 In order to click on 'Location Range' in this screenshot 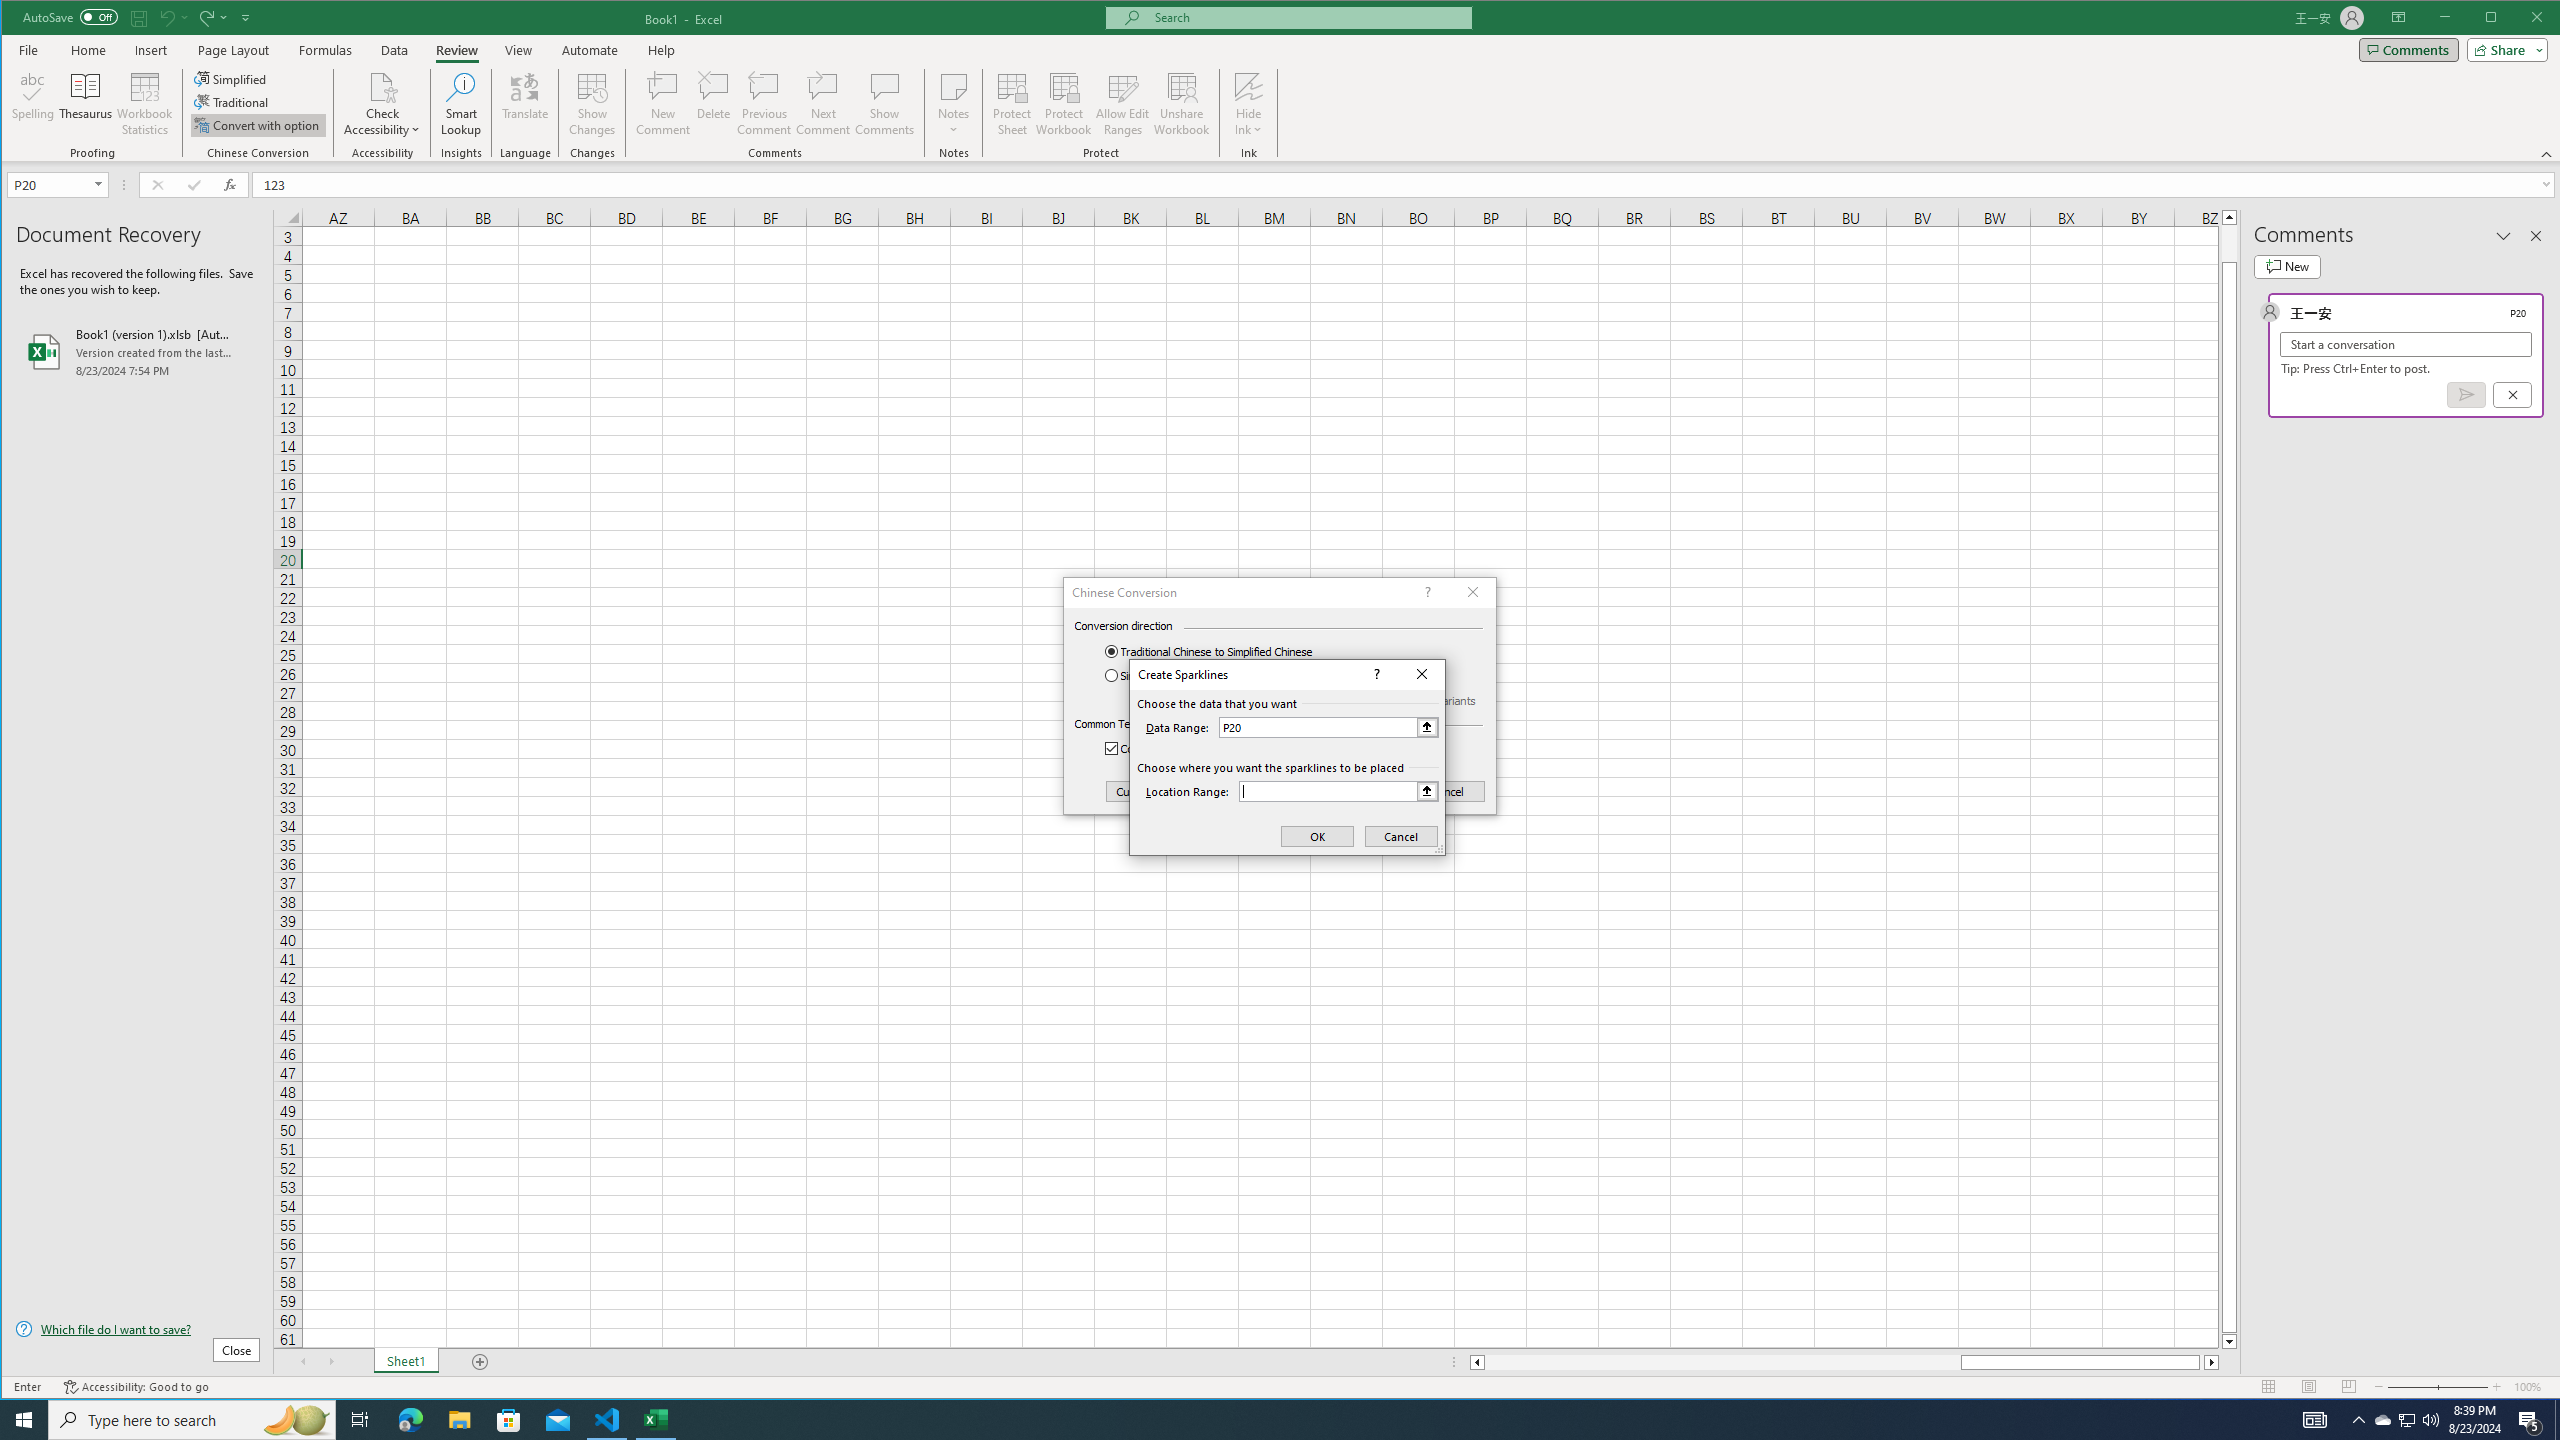, I will do `click(1337, 790)`.